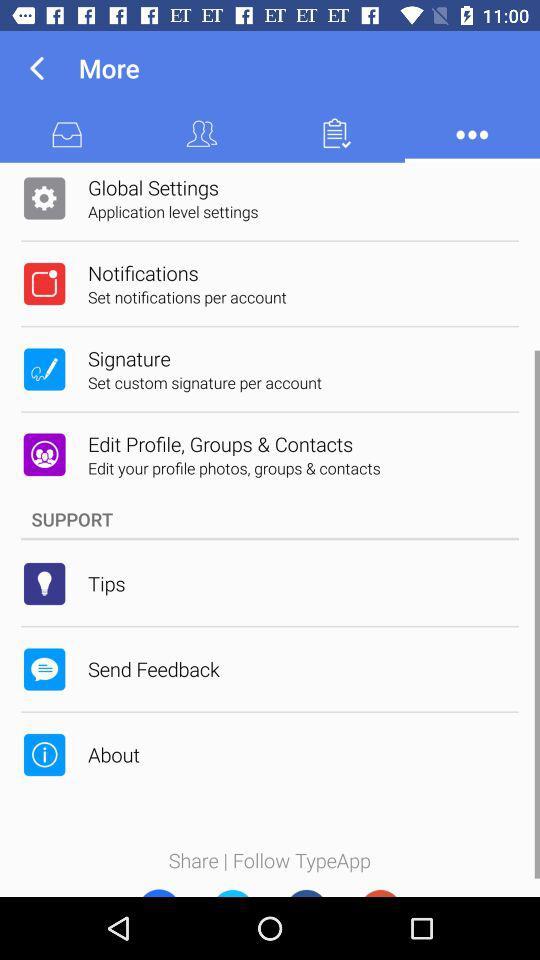 The image size is (540, 960). What do you see at coordinates (152, 669) in the screenshot?
I see `the item above the about icon` at bounding box center [152, 669].